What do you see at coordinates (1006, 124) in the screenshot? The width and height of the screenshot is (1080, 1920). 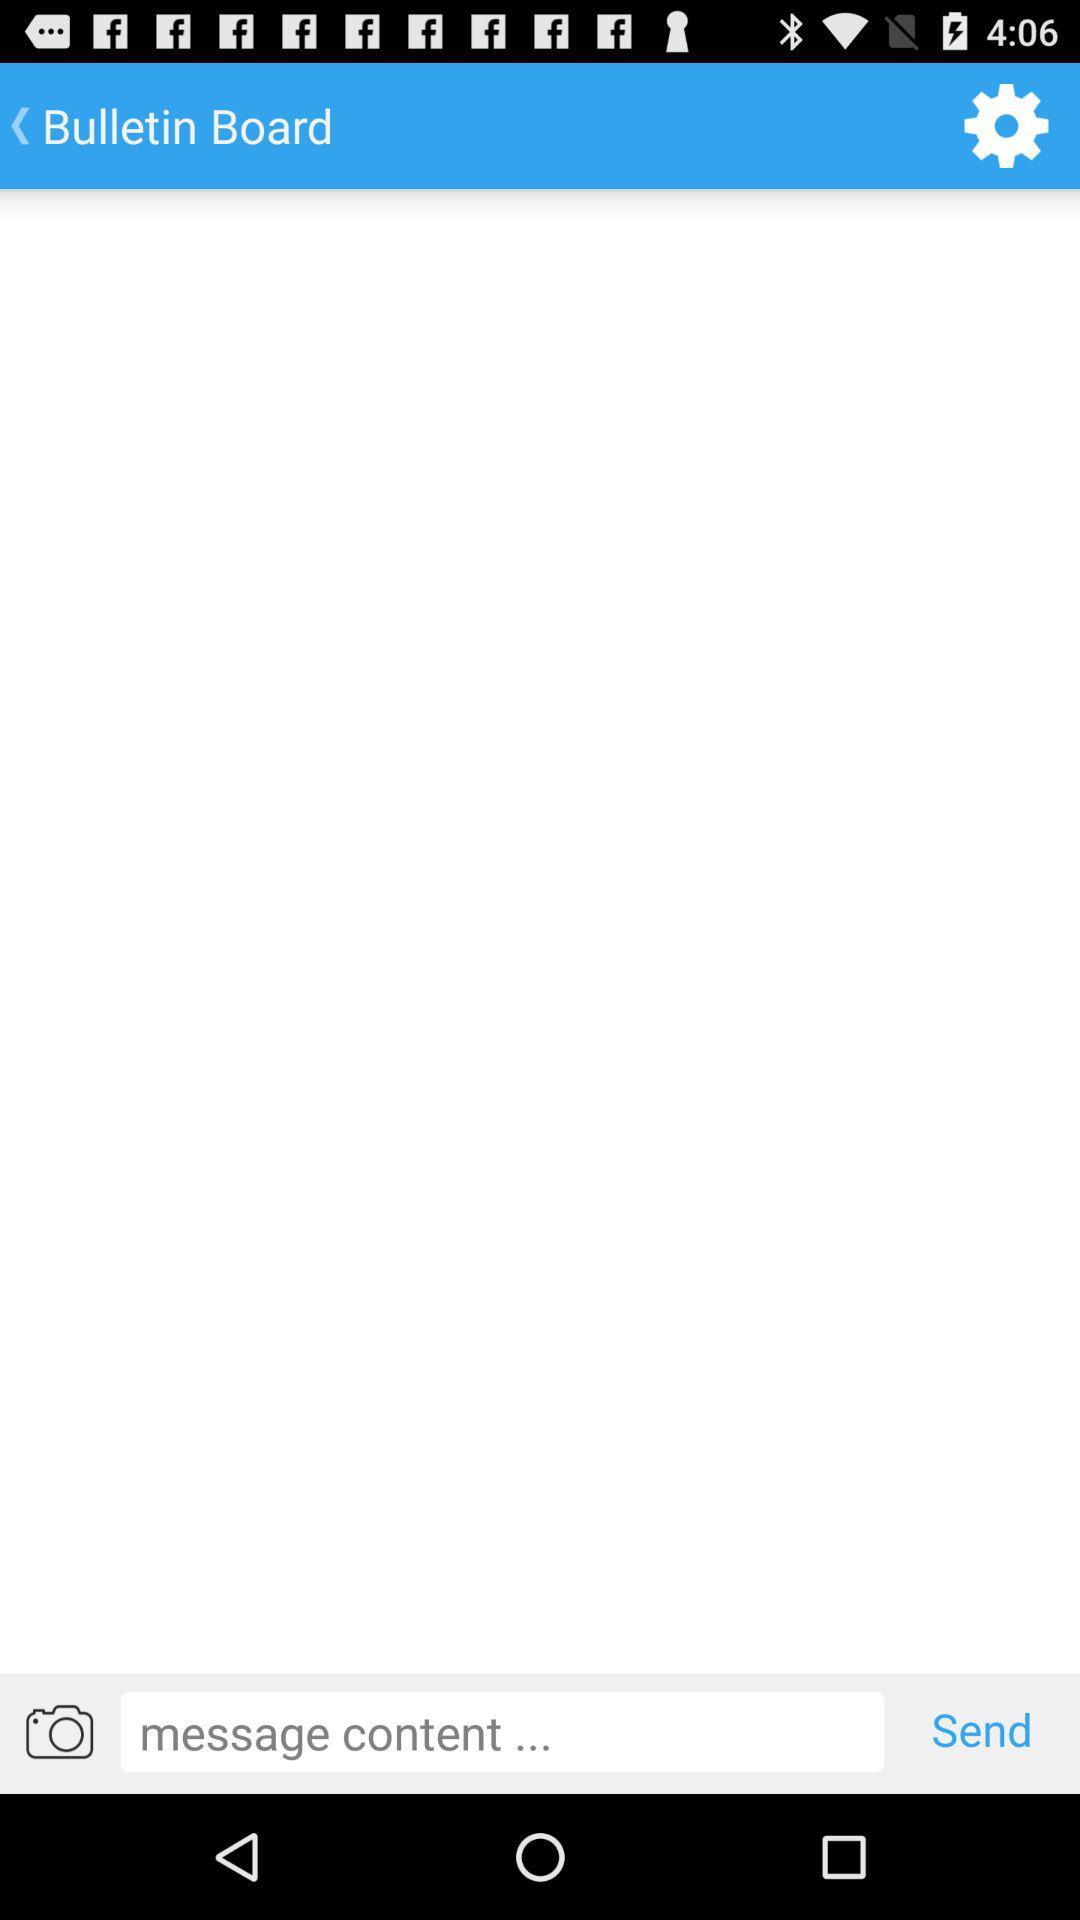 I see `the app next to bulletin board icon` at bounding box center [1006, 124].